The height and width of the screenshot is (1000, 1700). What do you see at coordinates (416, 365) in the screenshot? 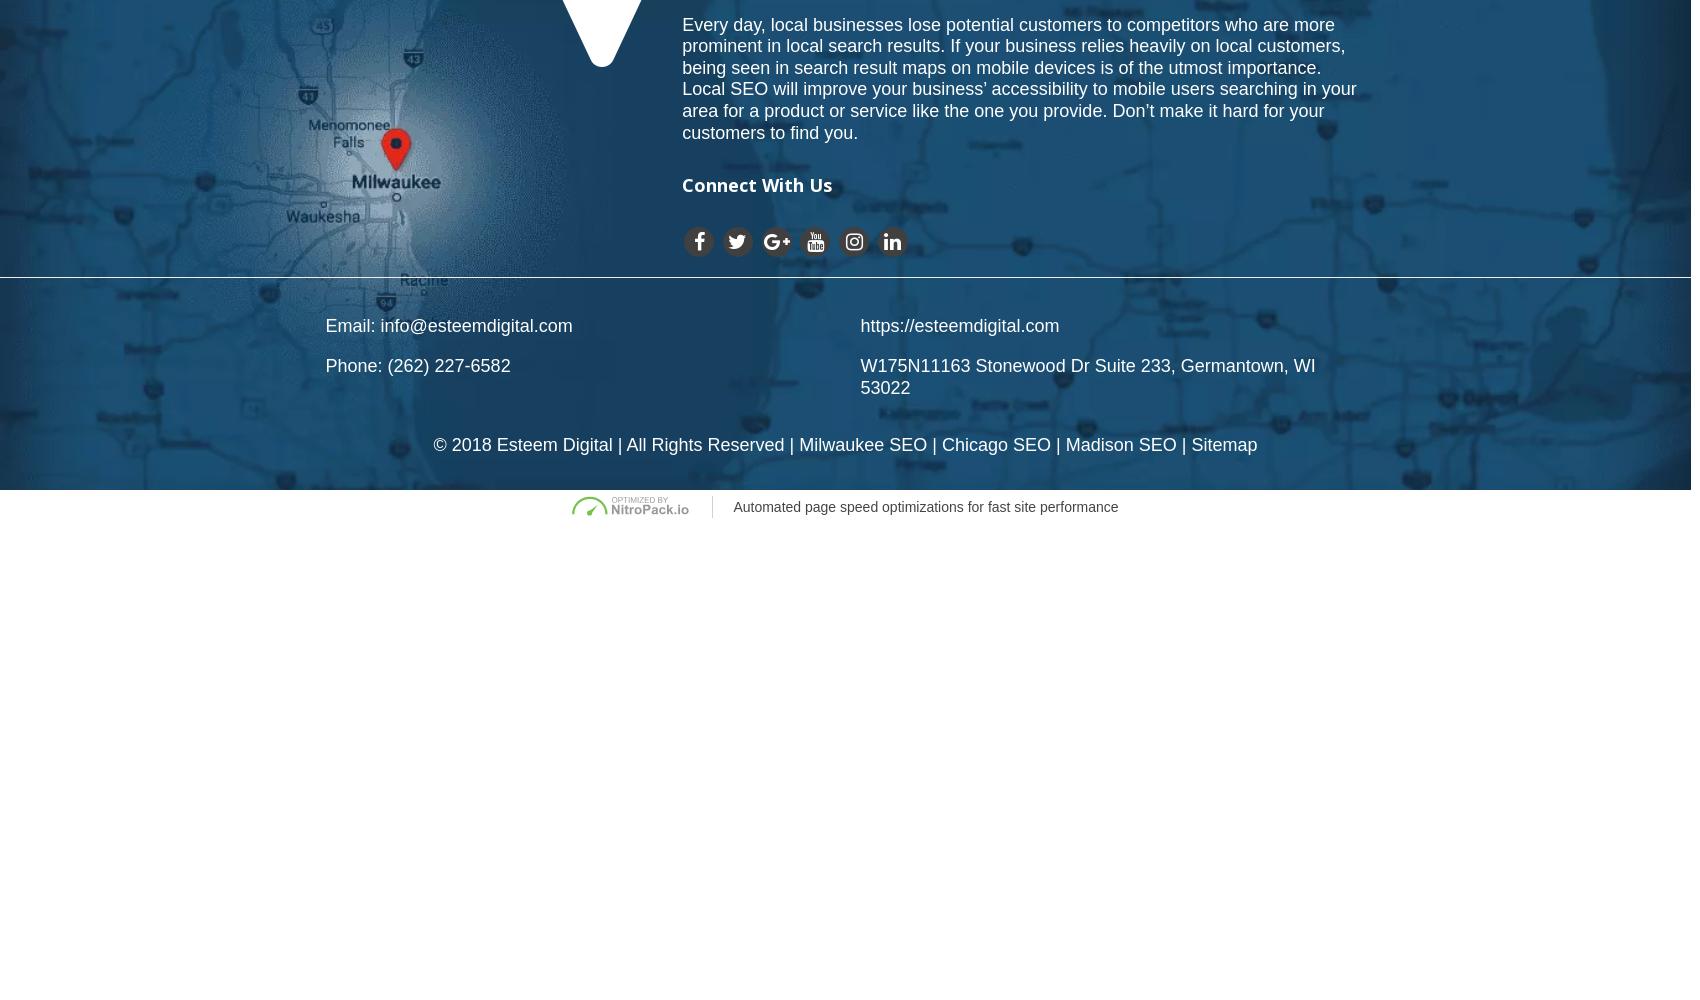
I see `'Phone: (262) 227-6582'` at bounding box center [416, 365].